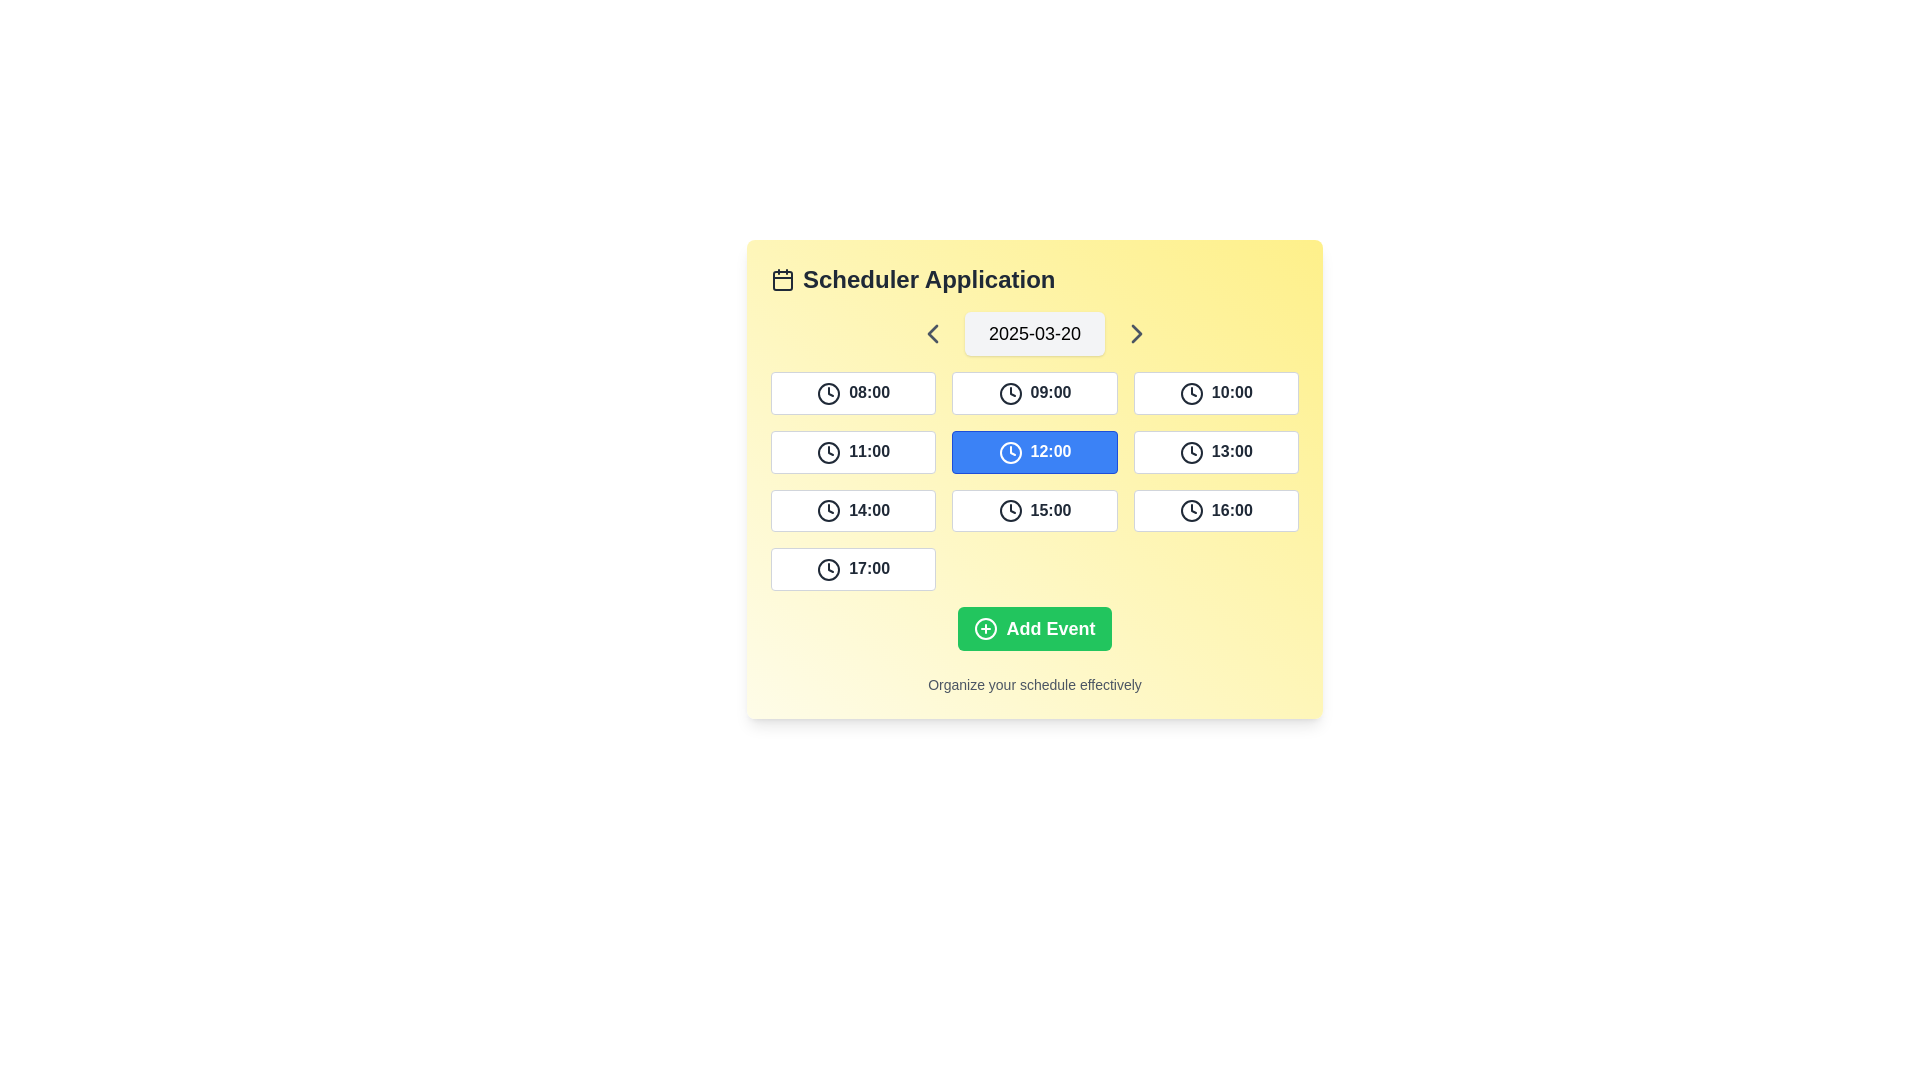  Describe the element at coordinates (1191, 452) in the screenshot. I see `the circular clock face icon representing the hour '13:00' in the scheduler interface` at that location.